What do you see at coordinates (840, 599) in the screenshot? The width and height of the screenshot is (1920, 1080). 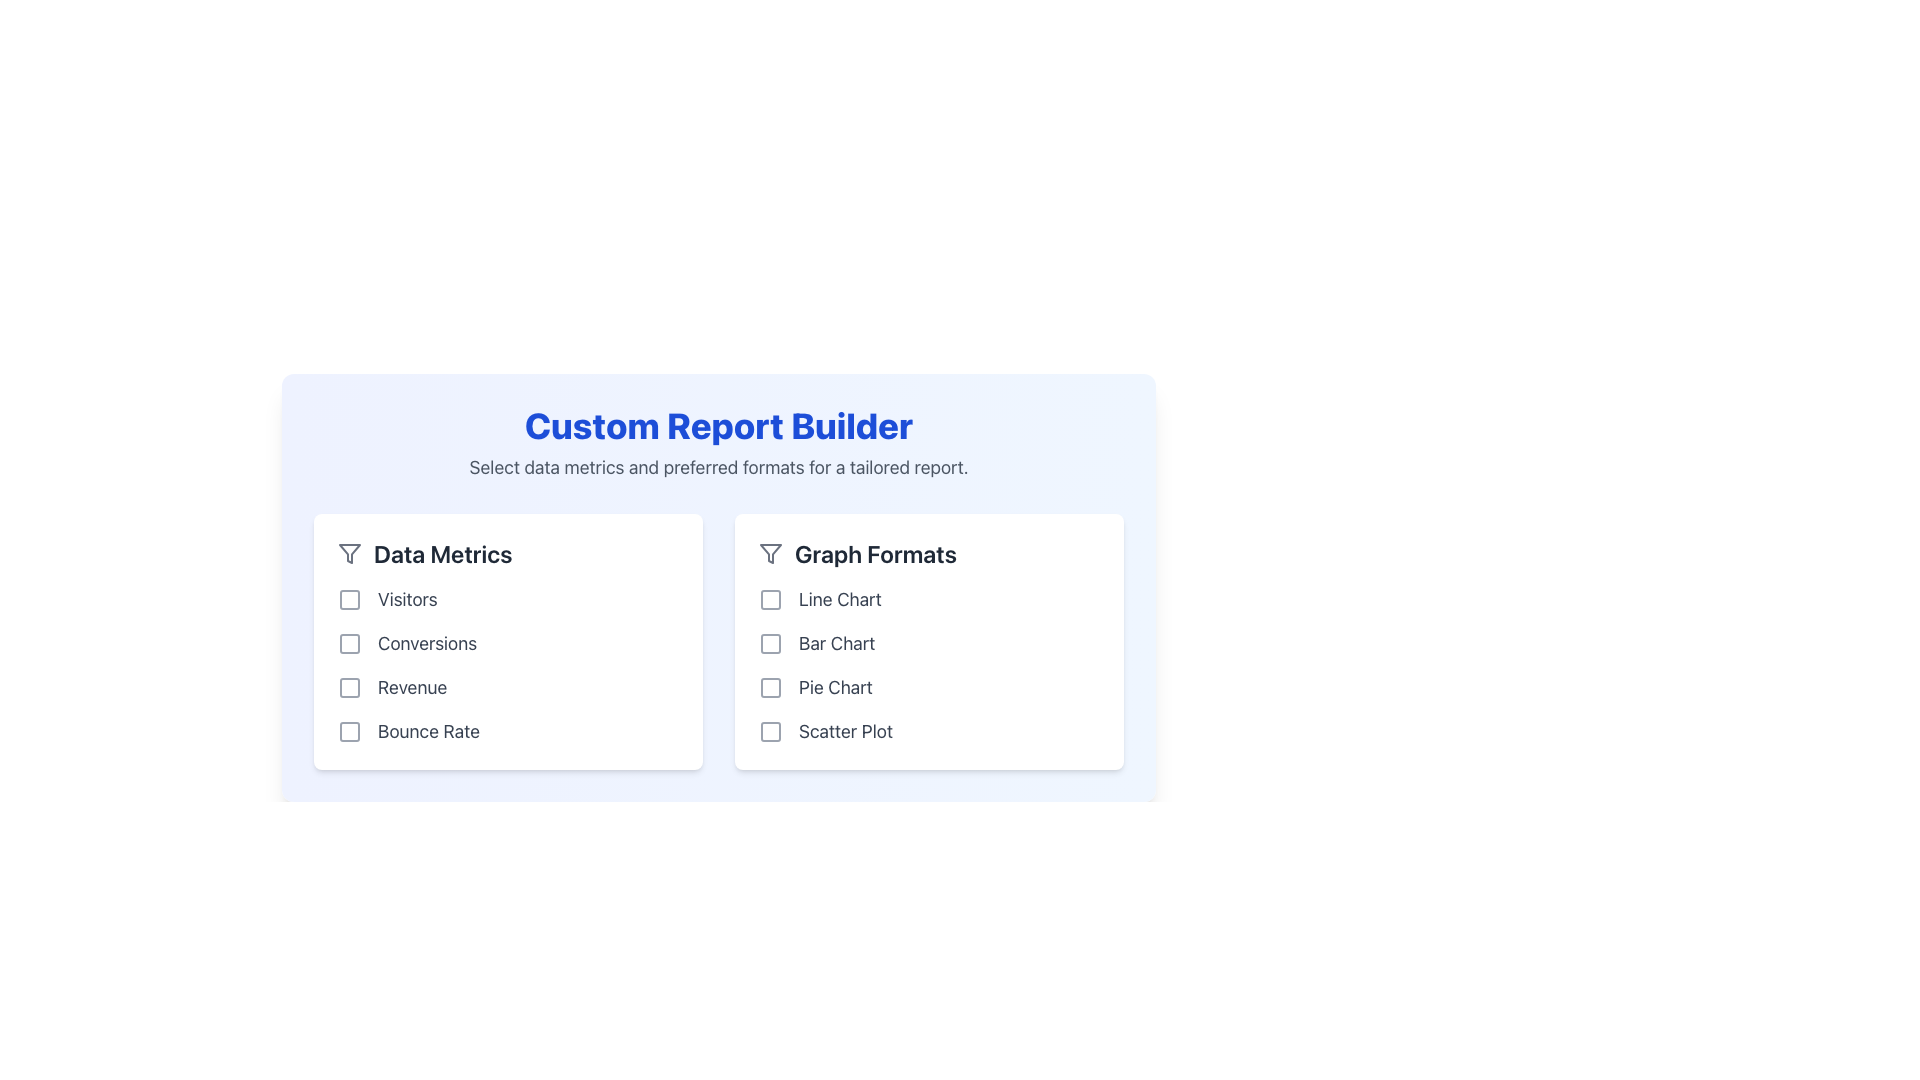 I see `the 'Line Chart' label element, which is styled with a gray color and is the first option in the 'Graph Formats' section` at bounding box center [840, 599].